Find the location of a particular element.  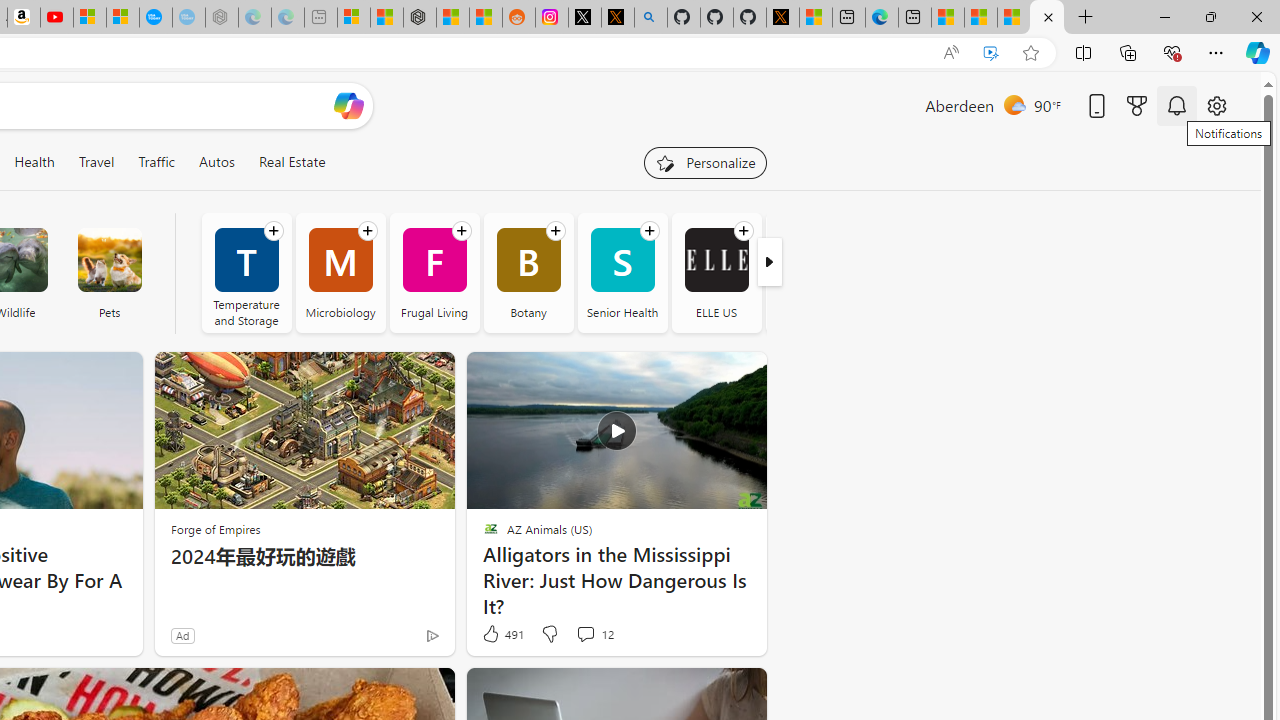

'Nordace - Duffels' is located at coordinates (419, 17).